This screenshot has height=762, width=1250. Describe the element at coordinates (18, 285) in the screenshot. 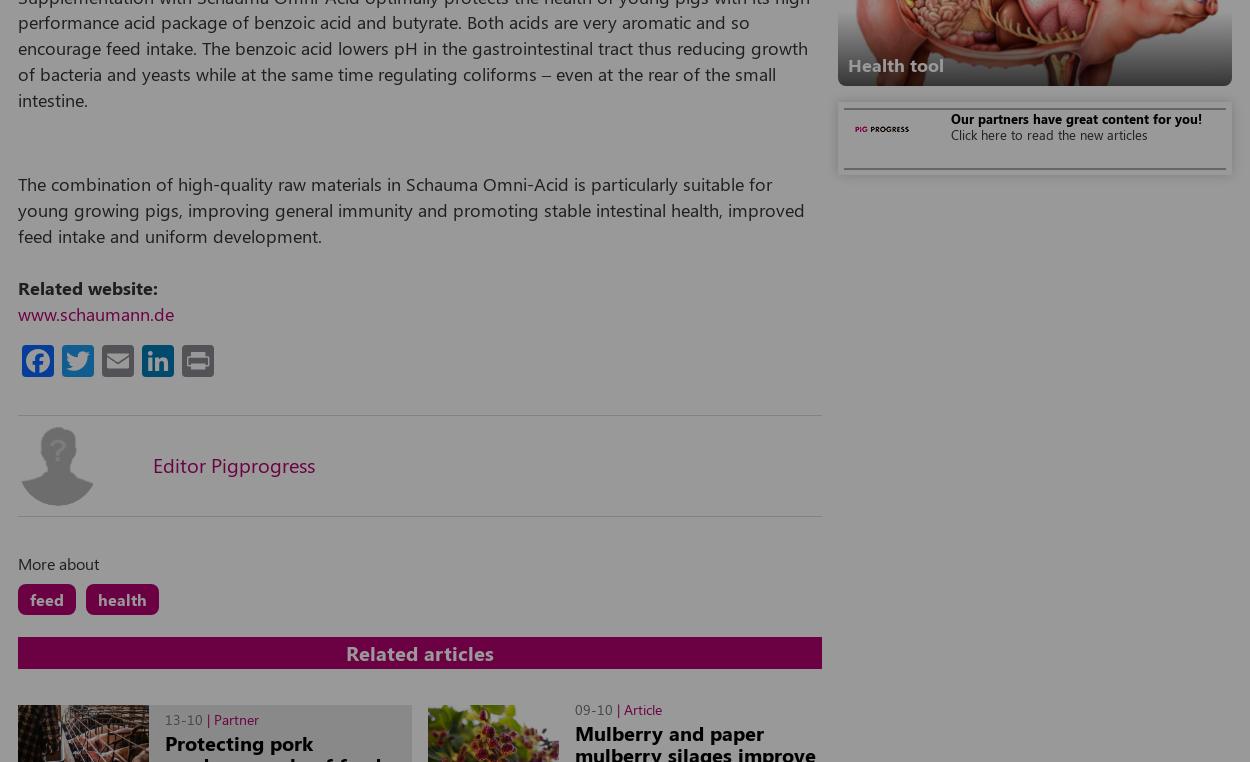

I see `'Related website:'` at that location.